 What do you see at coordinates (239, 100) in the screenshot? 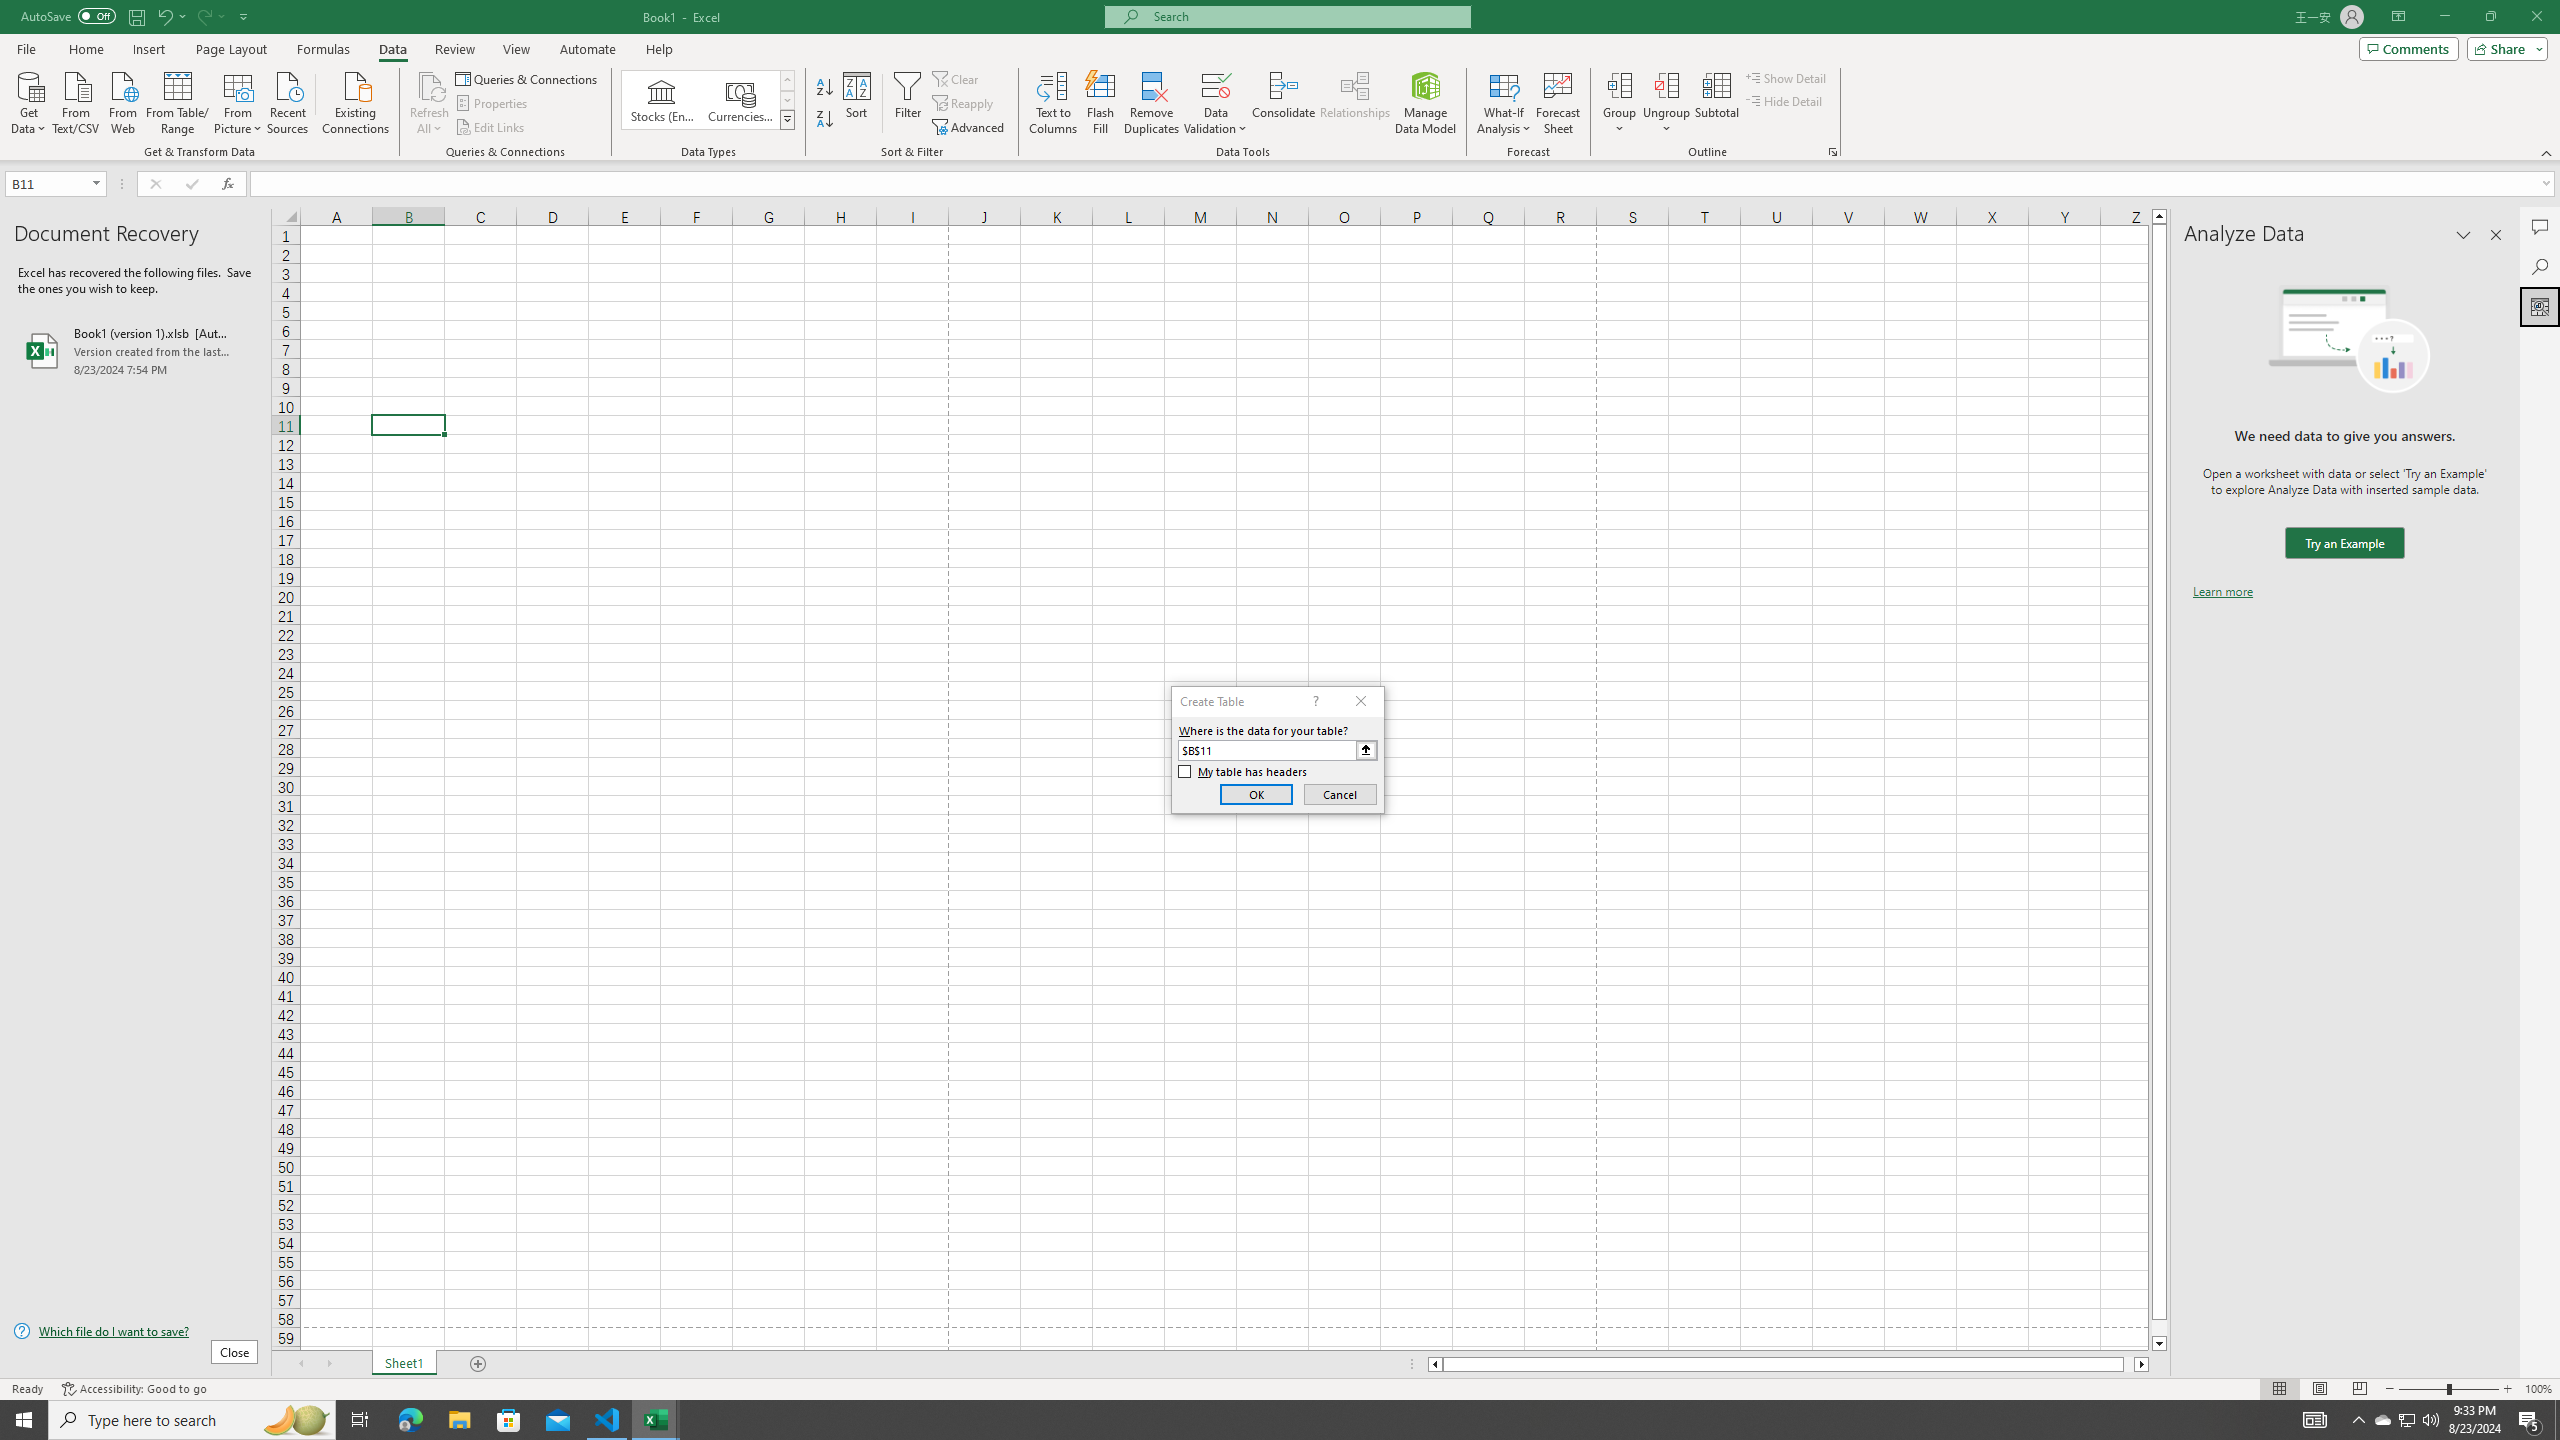
I see `'From Picture'` at bounding box center [239, 100].